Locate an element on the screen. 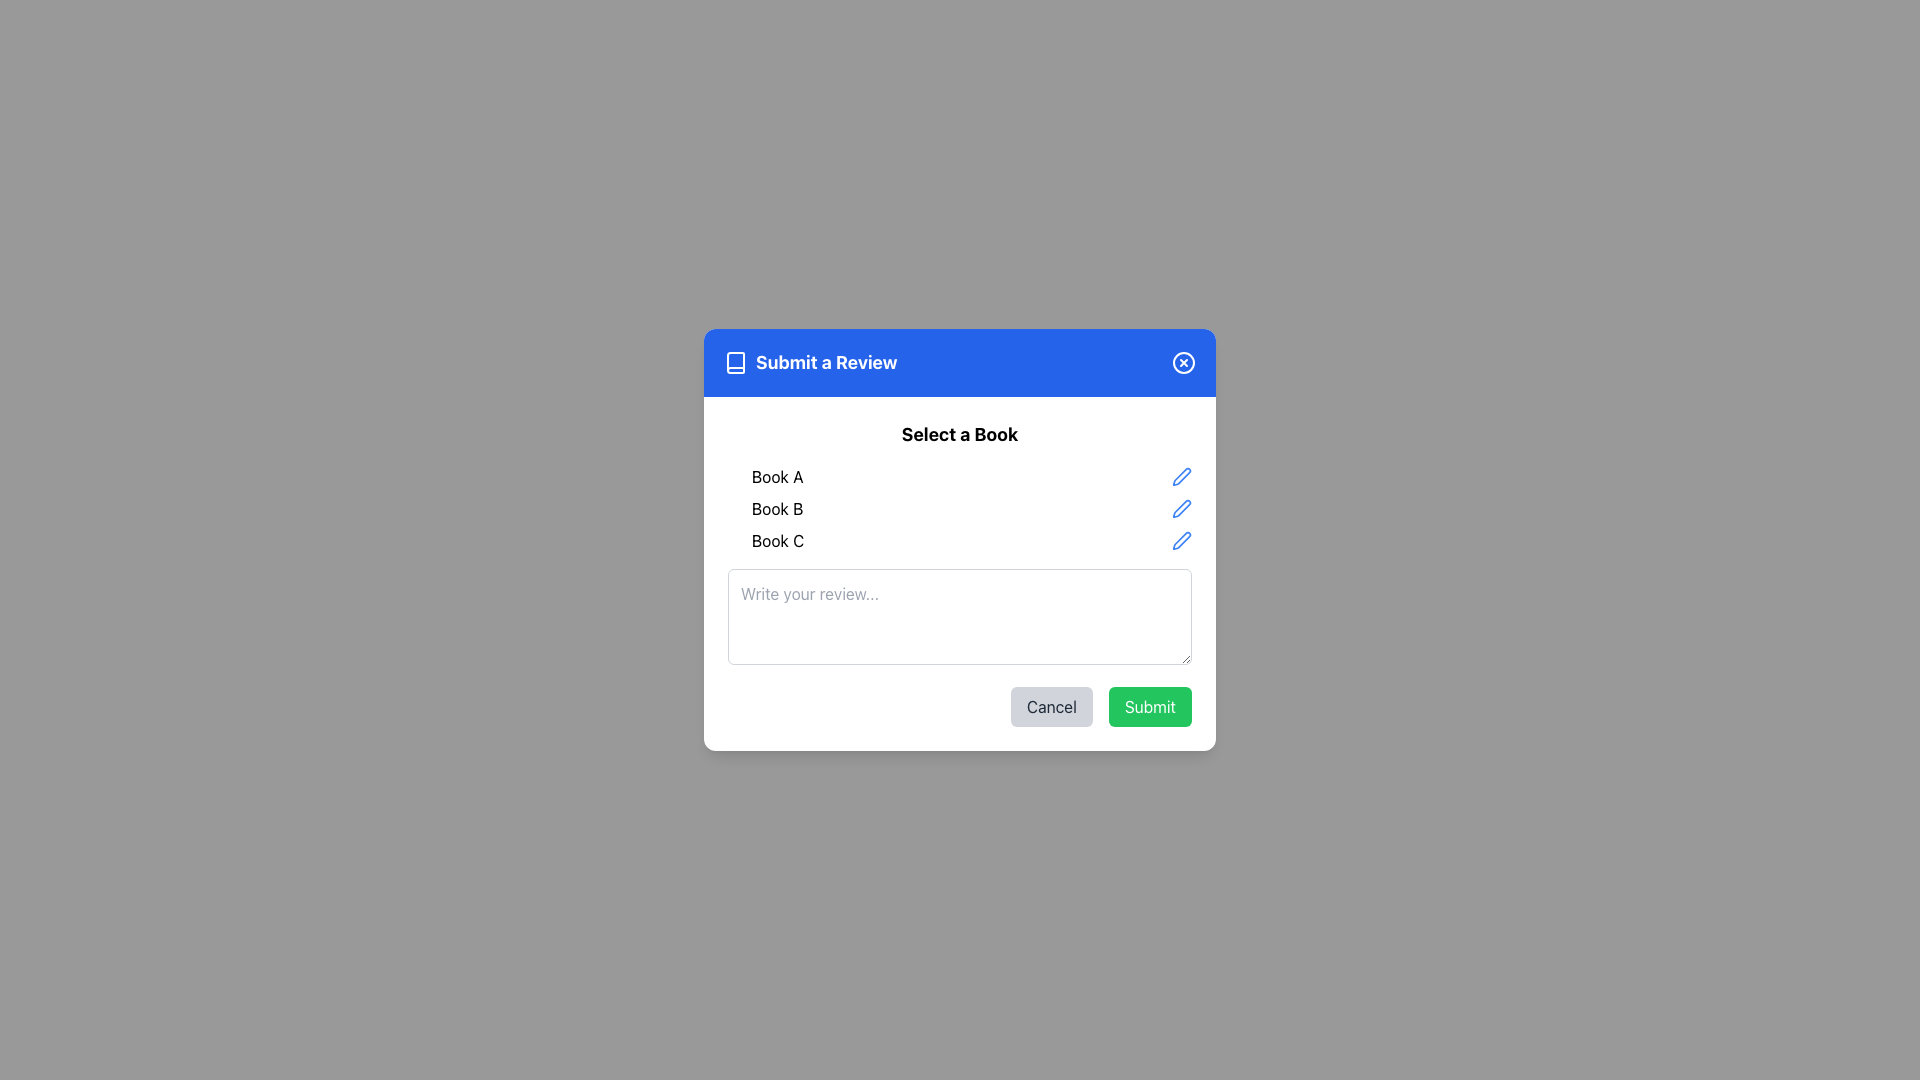 This screenshot has height=1080, width=1920. the editing icon located to the right of the 'Book C' text in the list is located at coordinates (1181, 540).